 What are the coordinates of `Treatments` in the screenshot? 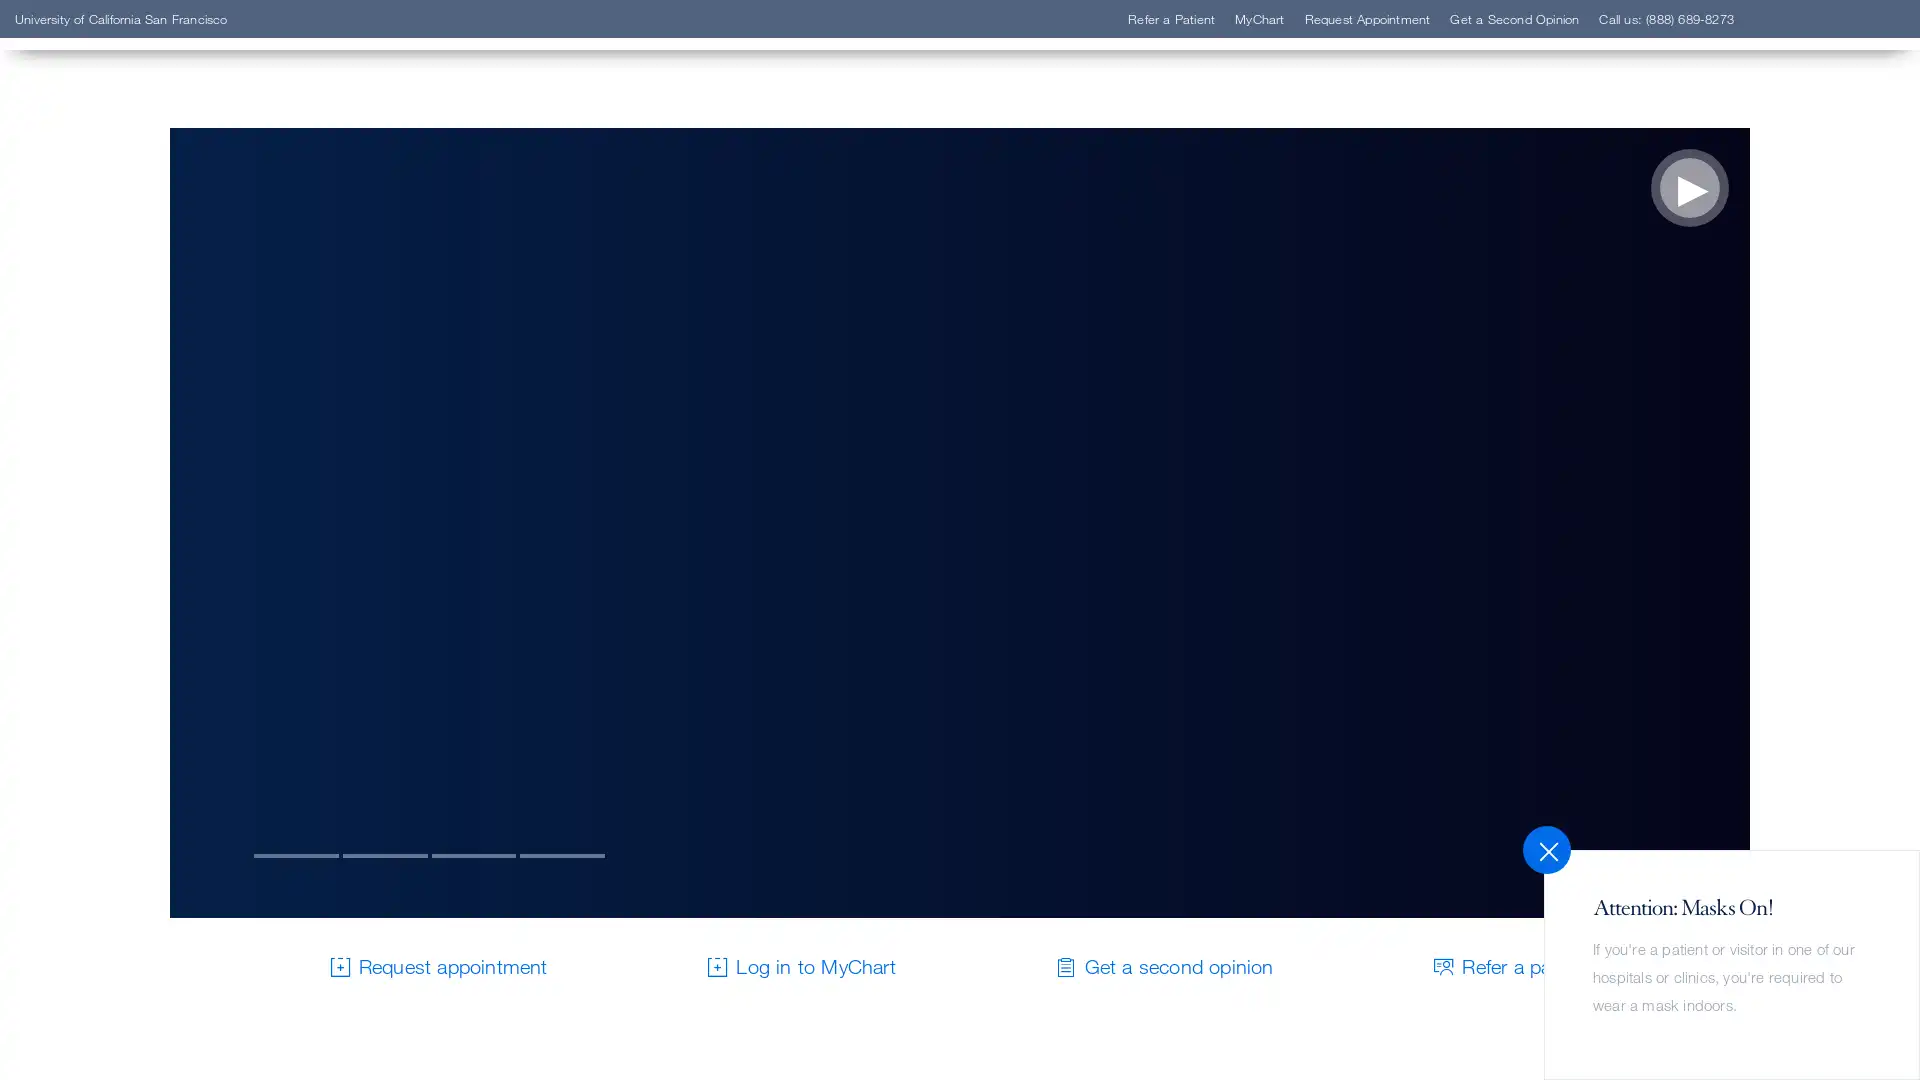 It's located at (127, 414).